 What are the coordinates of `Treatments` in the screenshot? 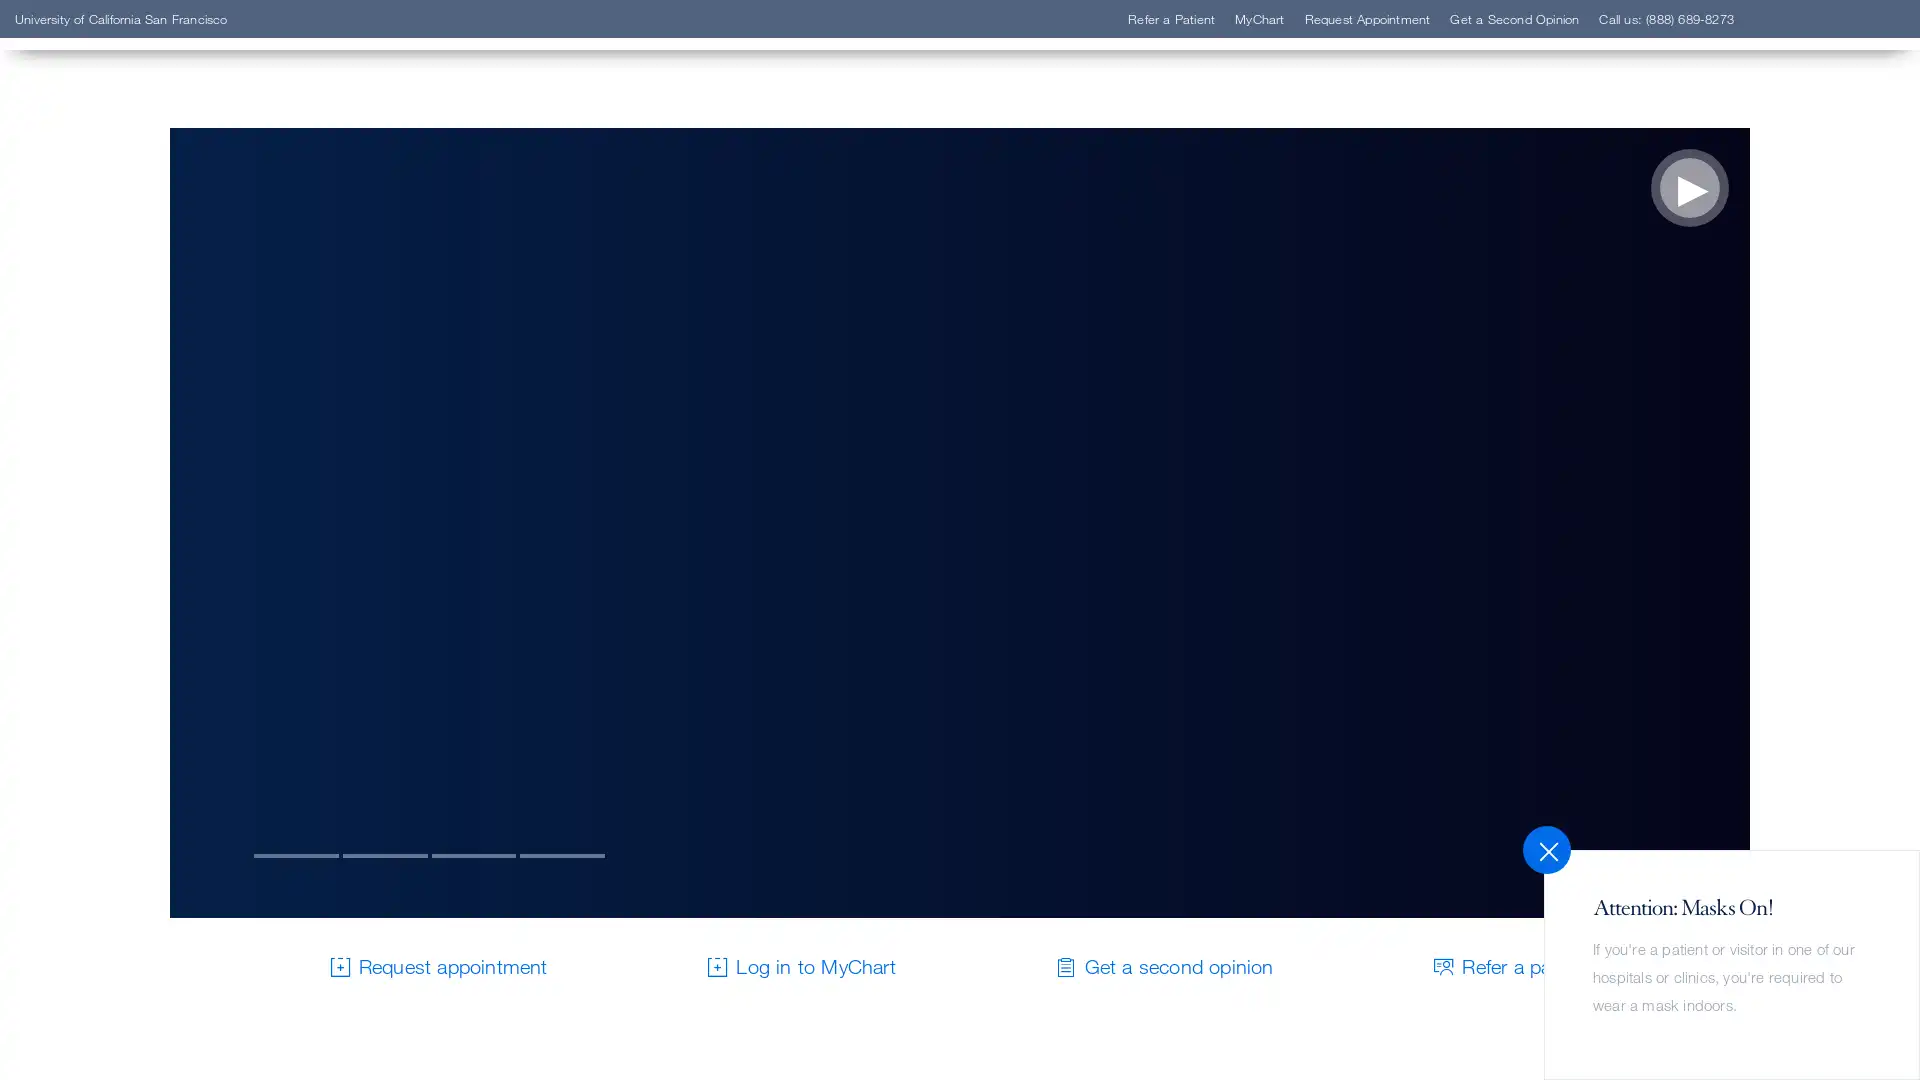 It's located at (127, 414).